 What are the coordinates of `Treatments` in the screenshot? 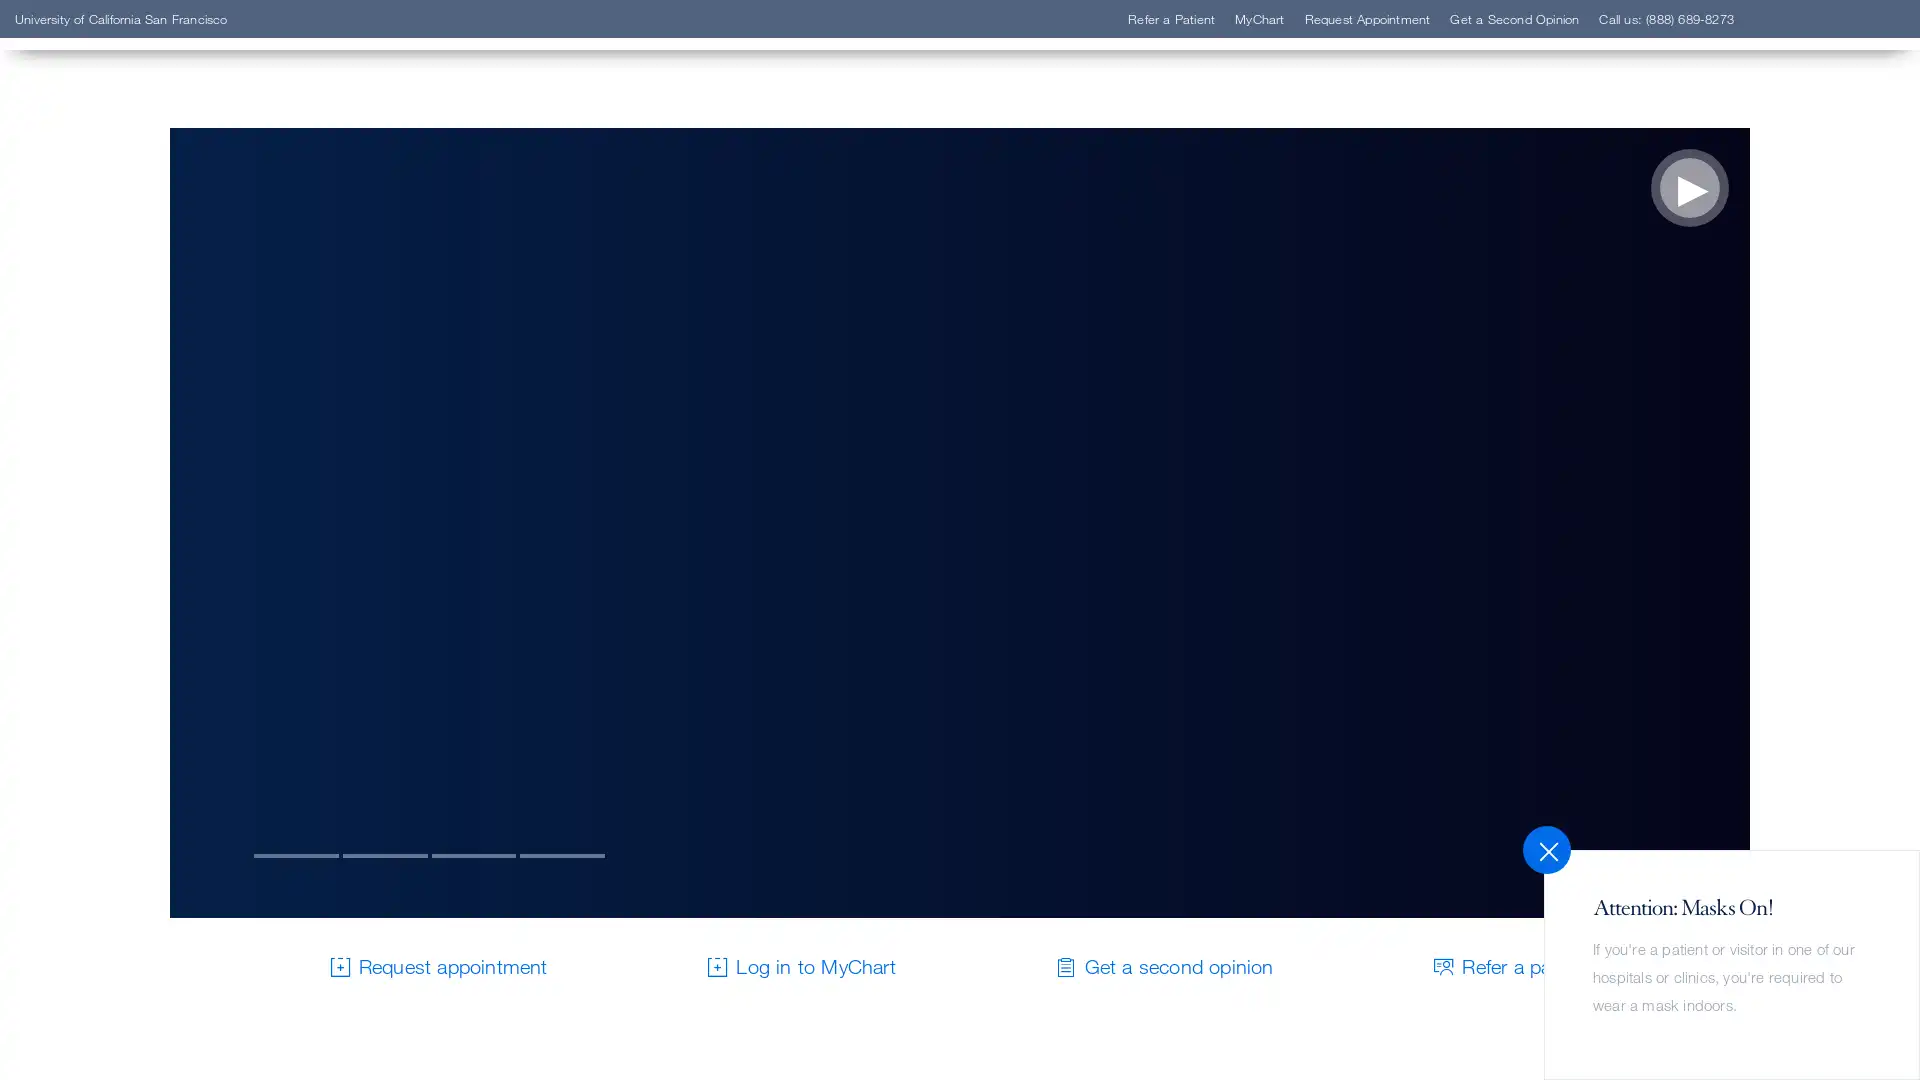 It's located at (127, 414).